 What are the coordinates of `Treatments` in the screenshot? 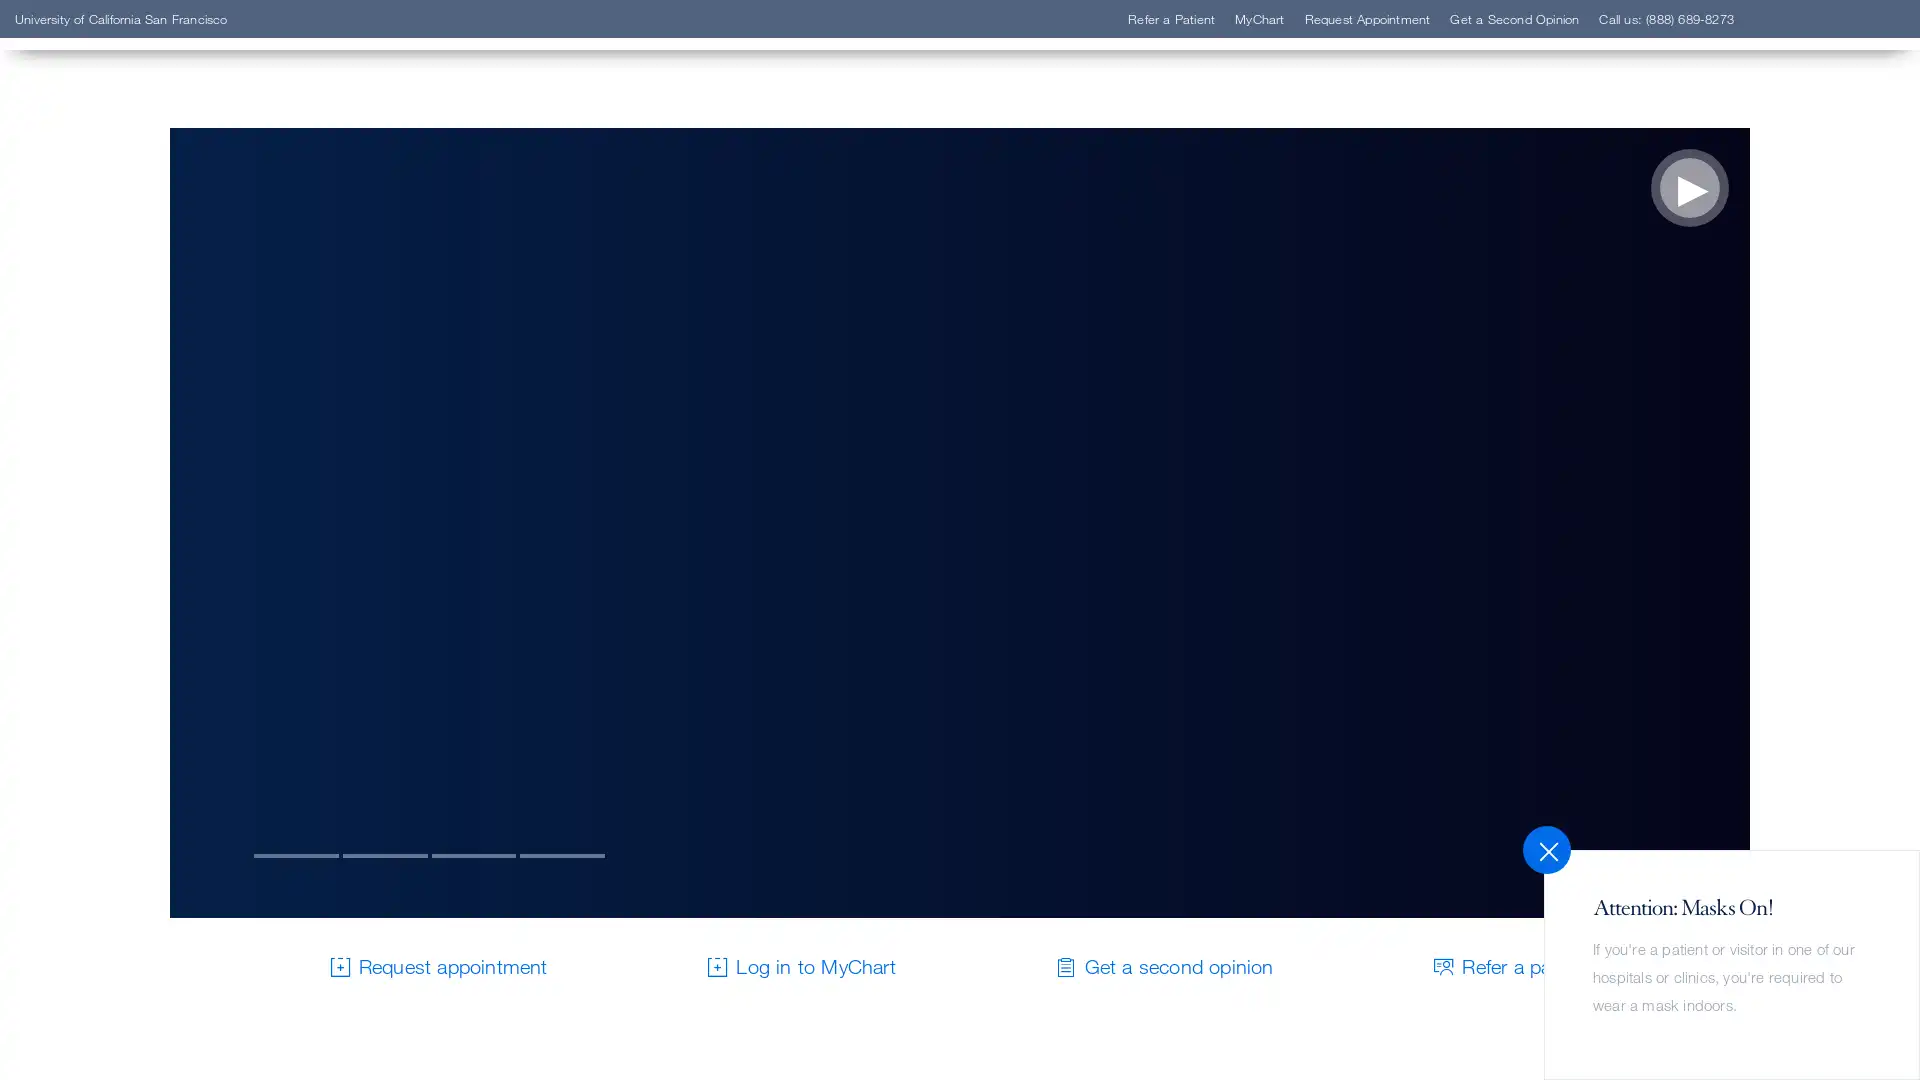 It's located at (127, 414).